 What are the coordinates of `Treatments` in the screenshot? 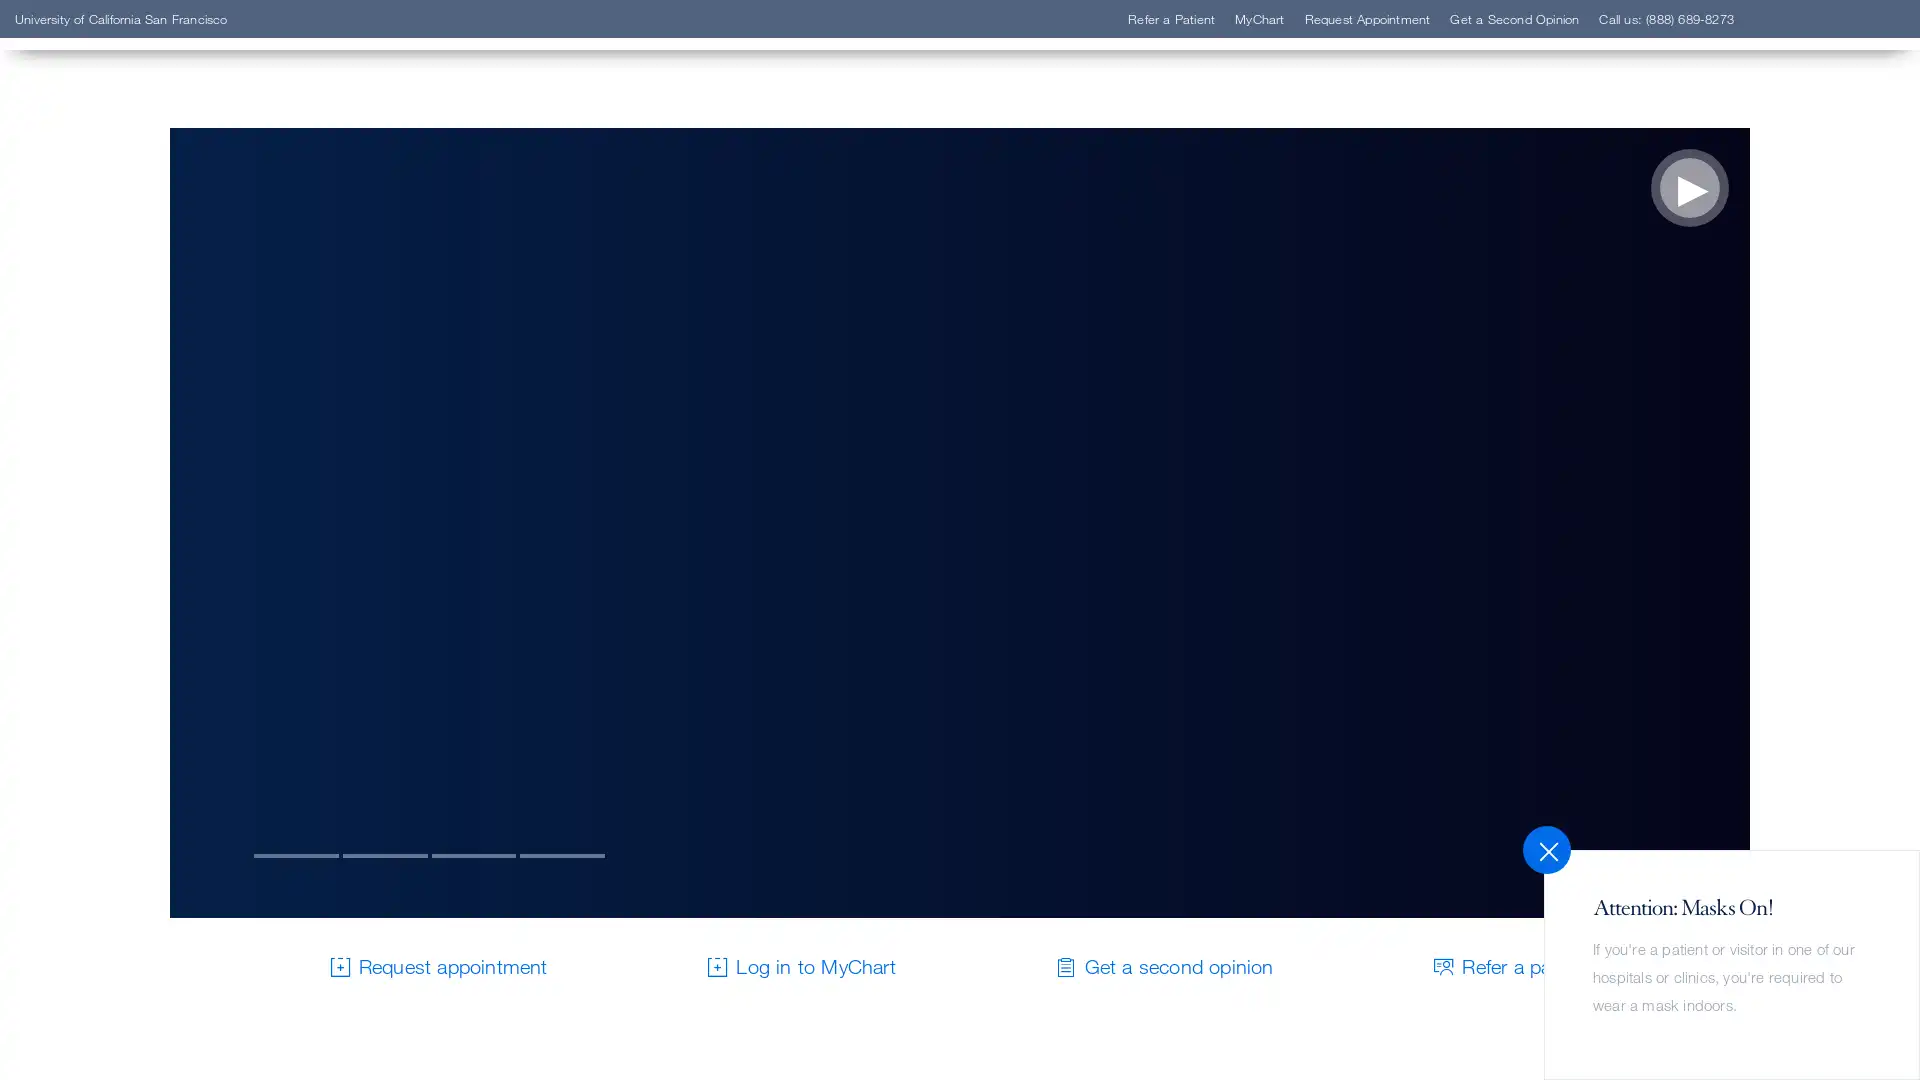 It's located at (127, 414).